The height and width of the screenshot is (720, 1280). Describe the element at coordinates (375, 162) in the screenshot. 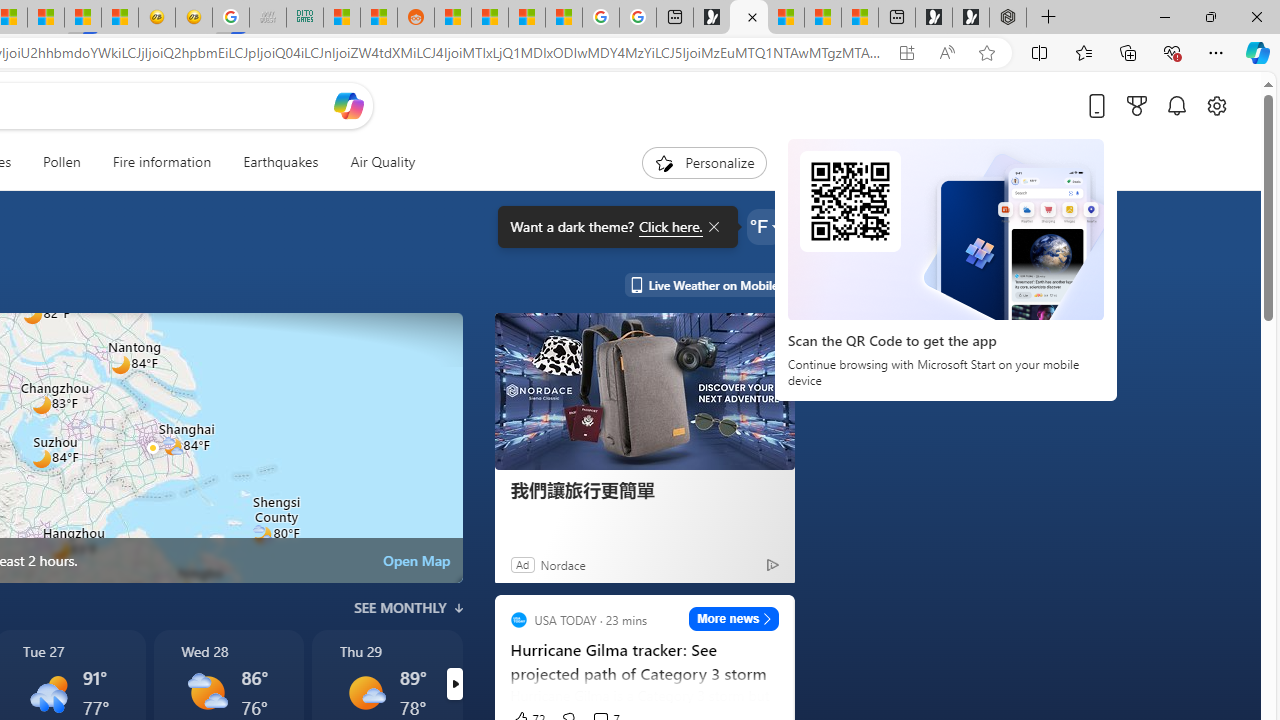

I see `'Air Quality'` at that location.